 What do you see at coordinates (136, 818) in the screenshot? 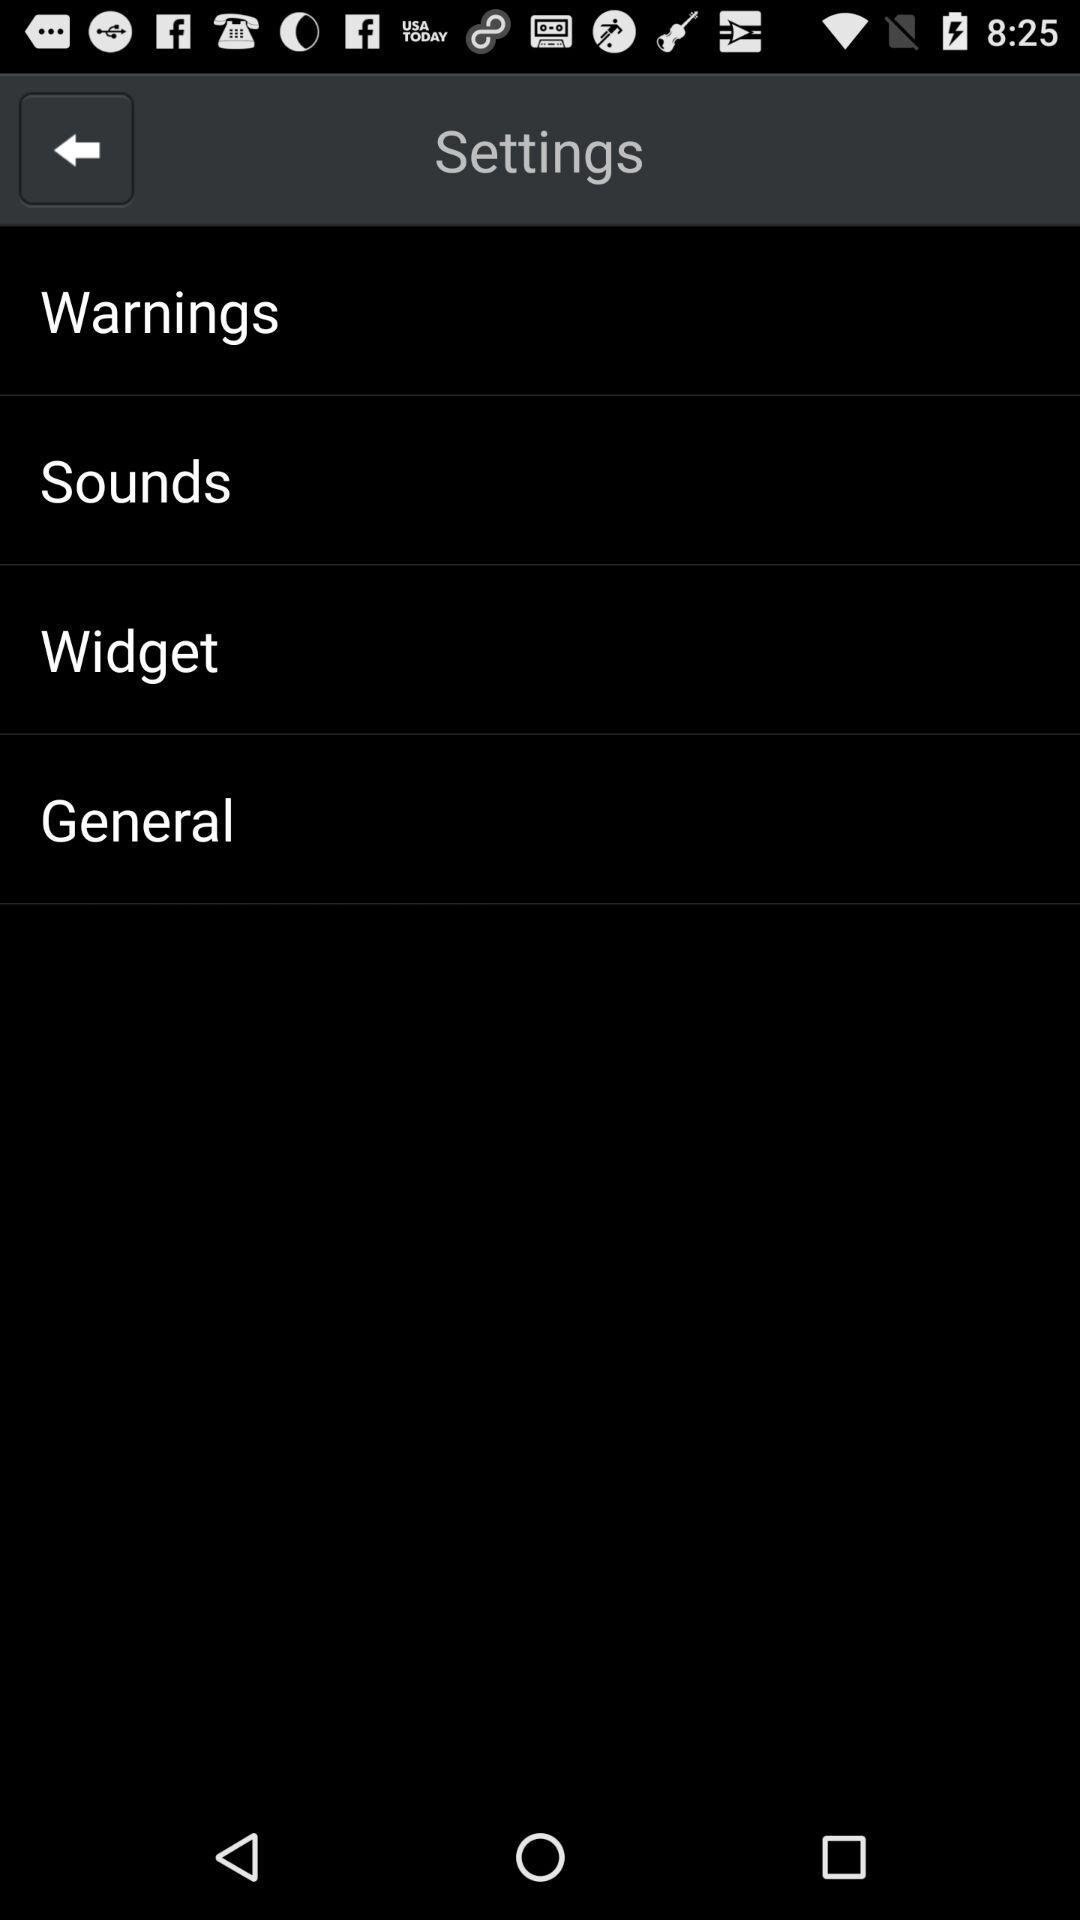
I see `the icon below widget` at bounding box center [136, 818].